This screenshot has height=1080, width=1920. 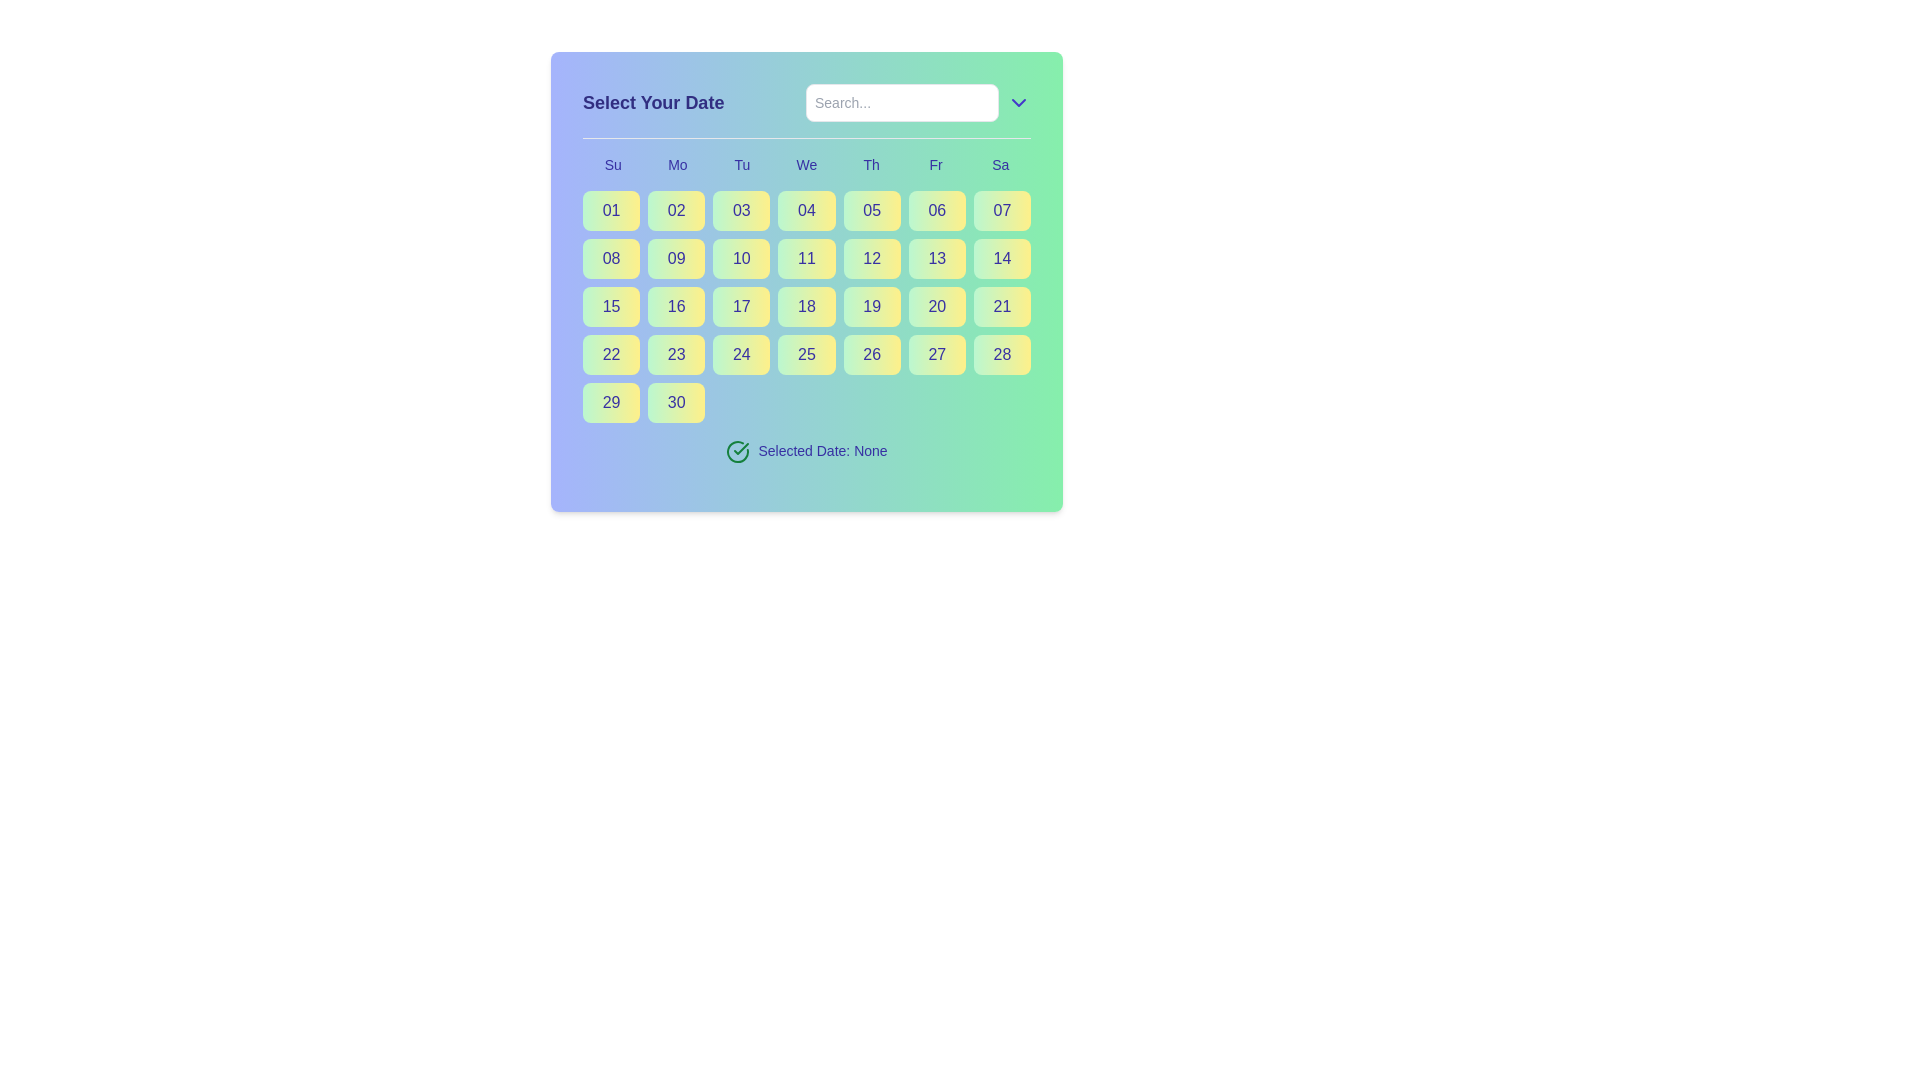 What do you see at coordinates (935, 257) in the screenshot?
I see `the rectangular button labeled '13' with a gradient background from light green to light yellow, located in the fourth row and sixth column of the calendar interface` at bounding box center [935, 257].